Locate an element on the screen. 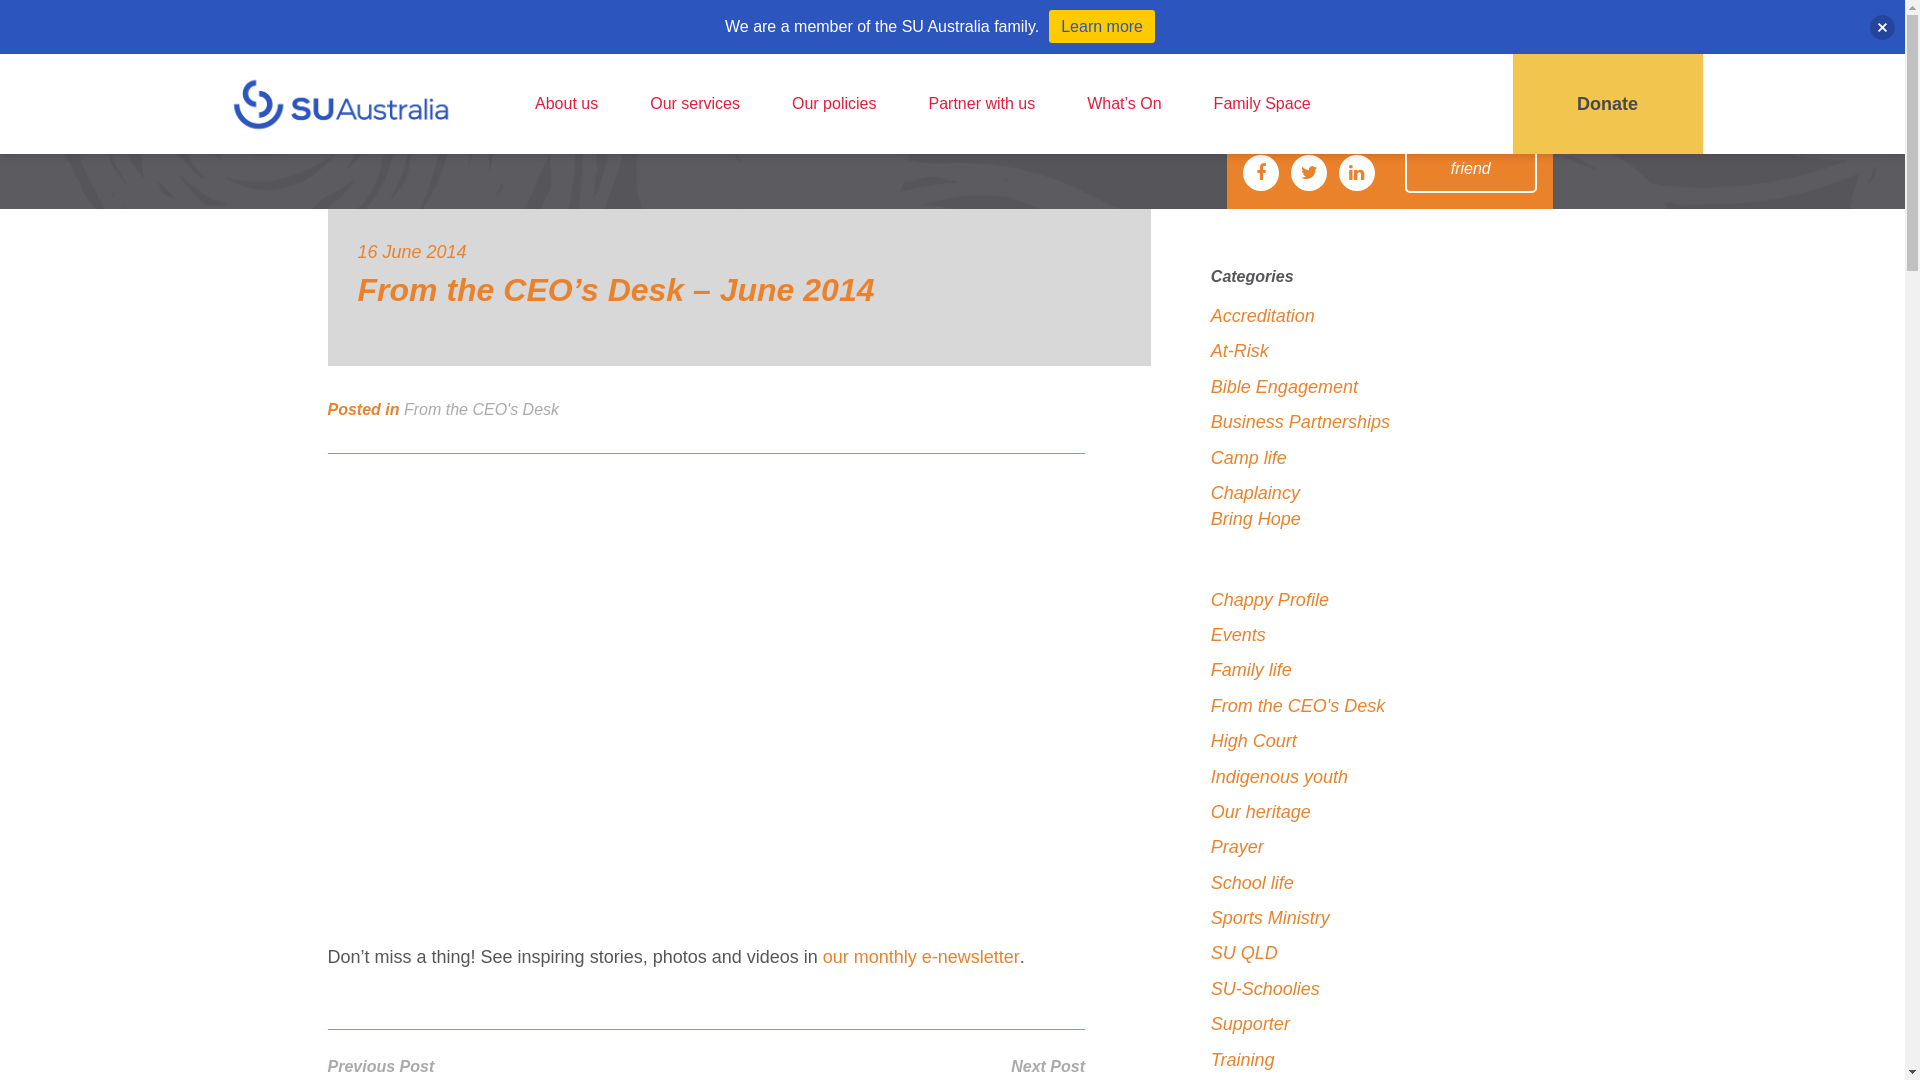  'From the CEO's Desk' is located at coordinates (481, 408).